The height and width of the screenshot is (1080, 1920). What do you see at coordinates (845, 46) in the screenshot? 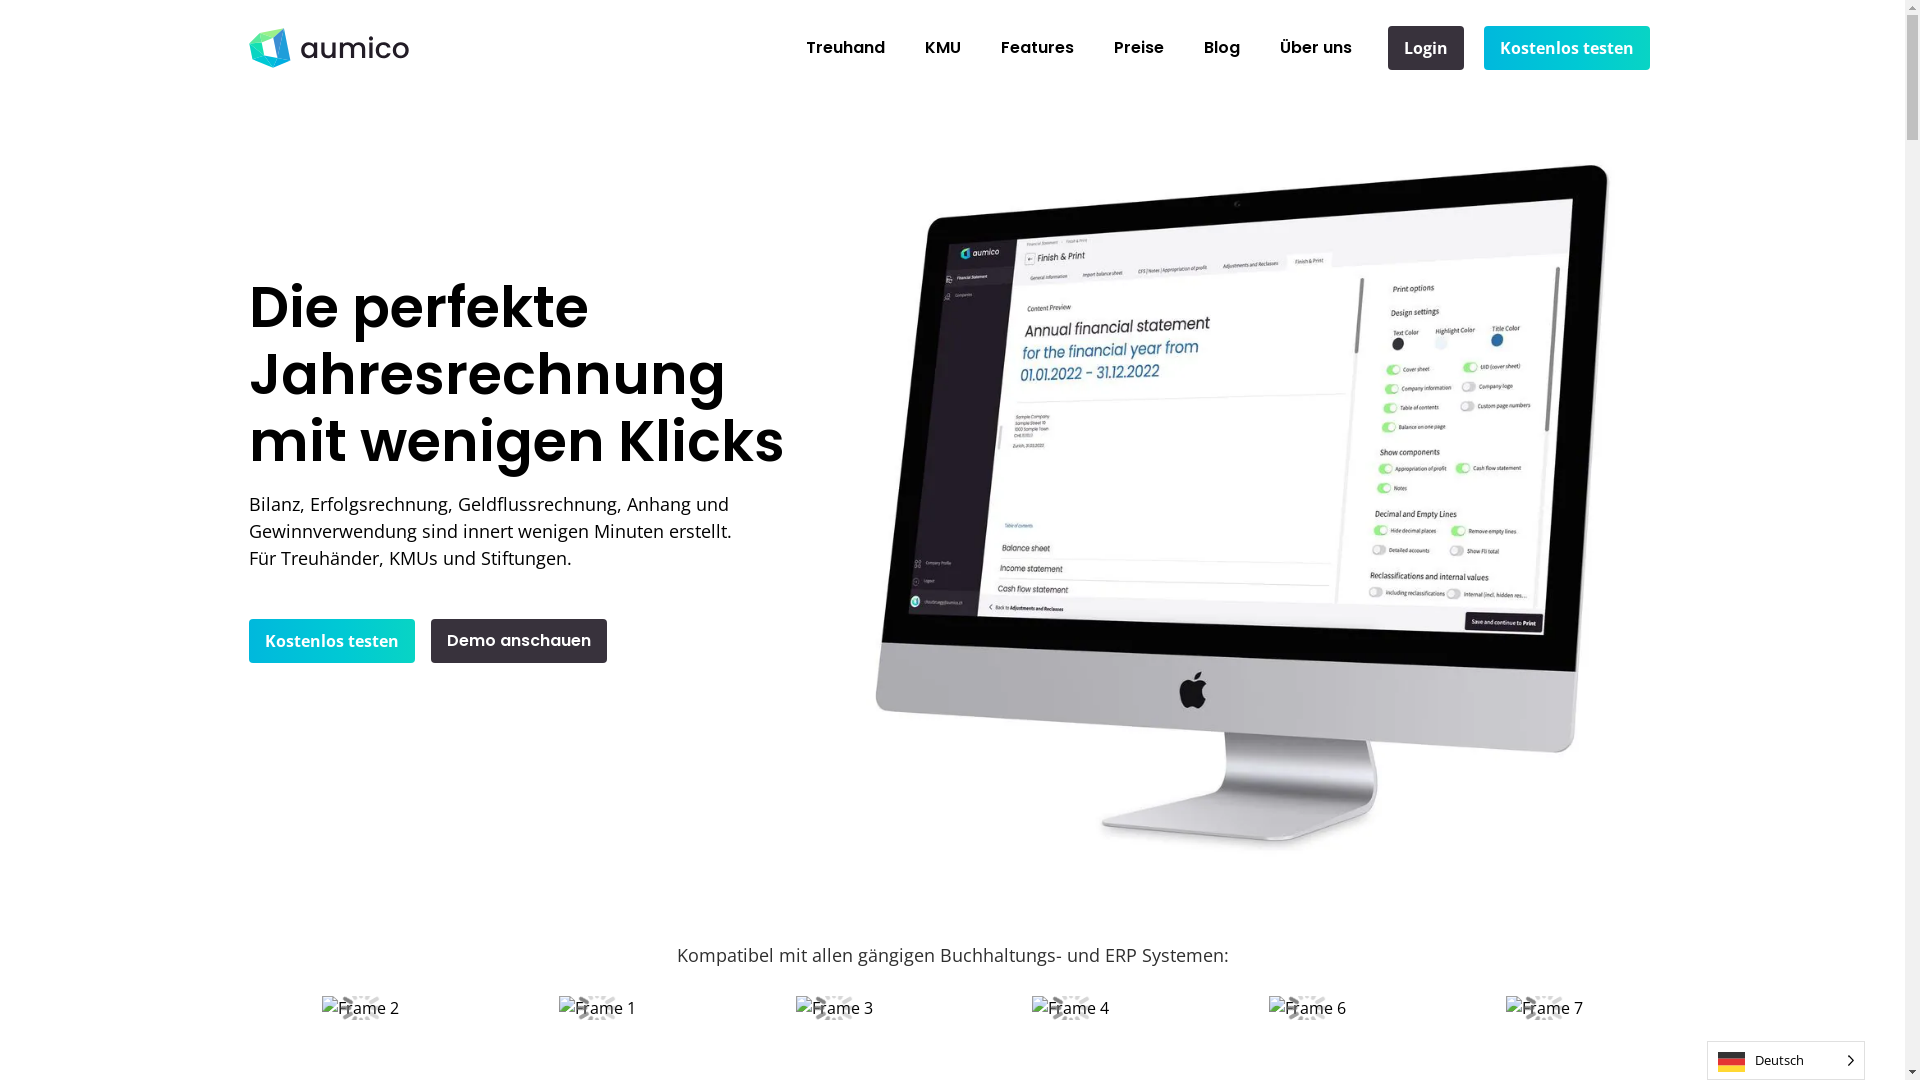
I see `'Treuhand'` at bounding box center [845, 46].